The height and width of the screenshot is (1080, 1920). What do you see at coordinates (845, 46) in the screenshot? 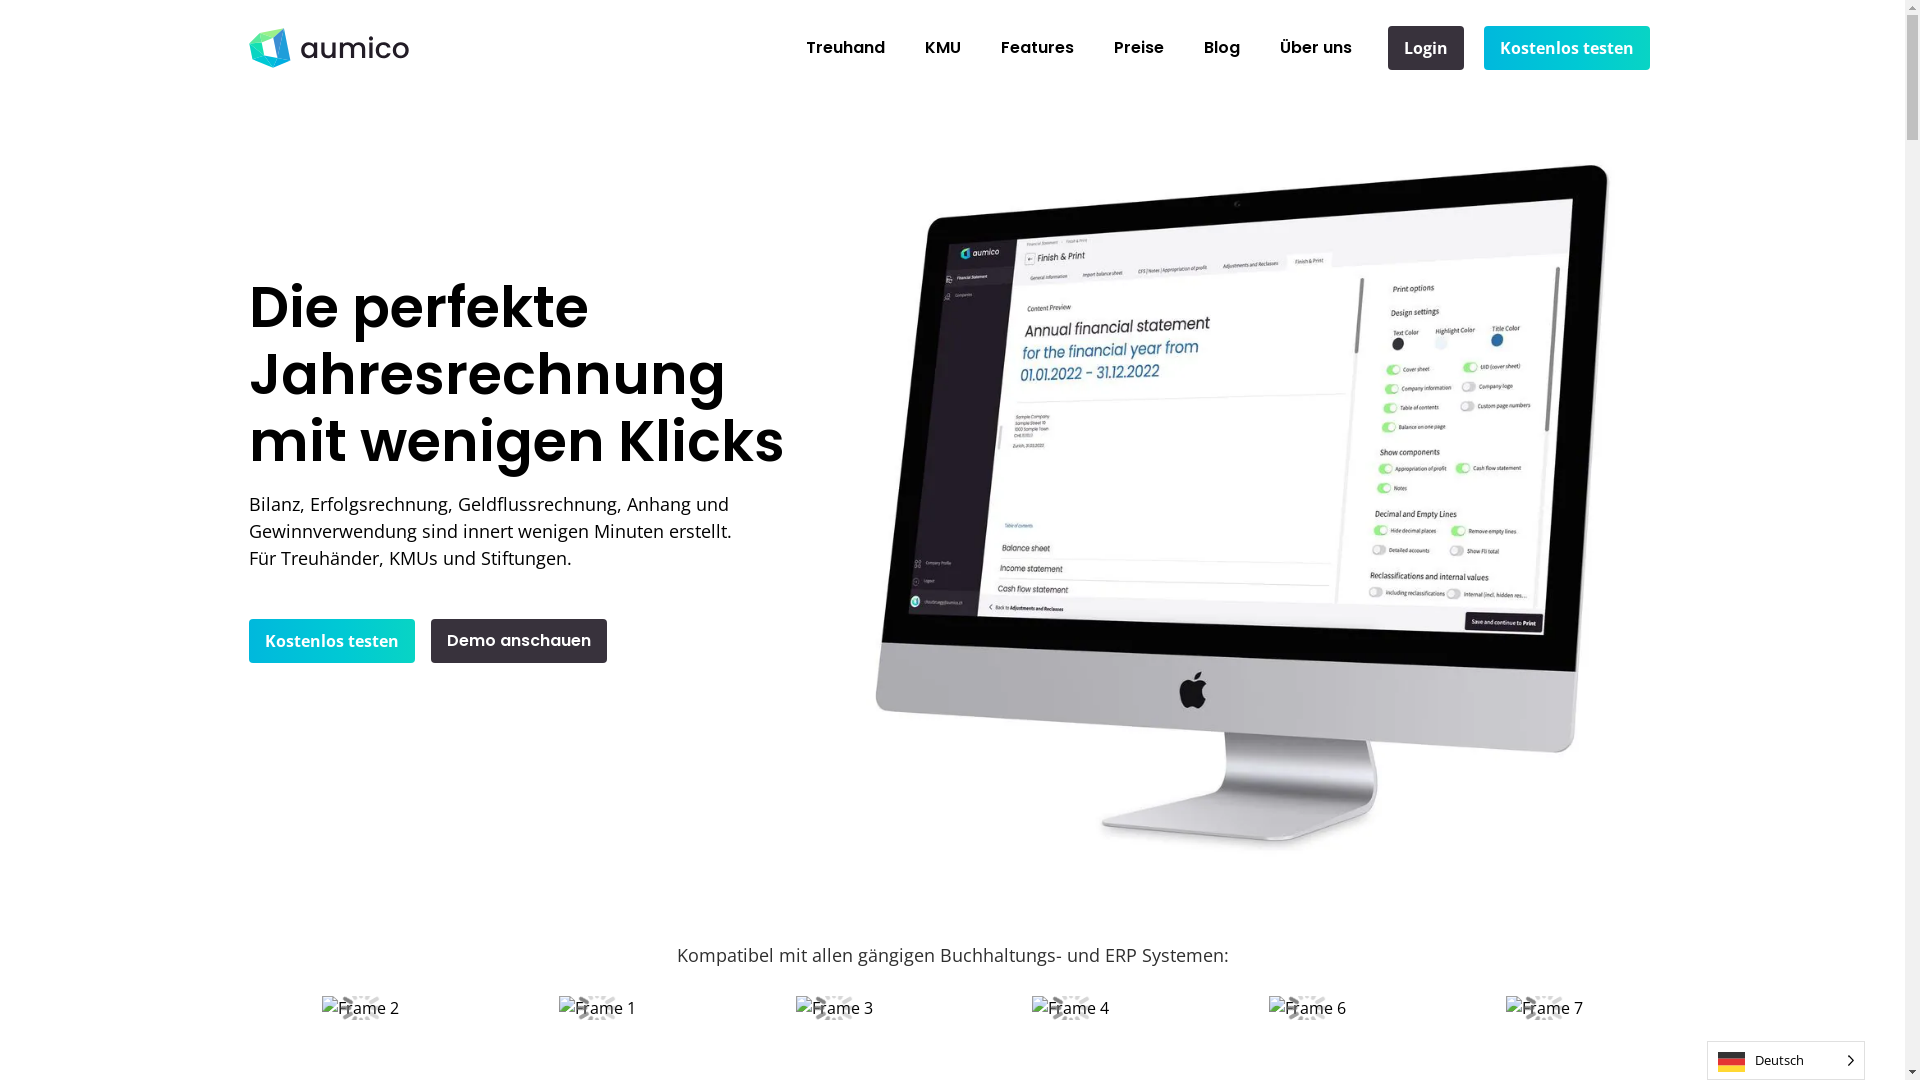
I see `'Treuhand'` at bounding box center [845, 46].